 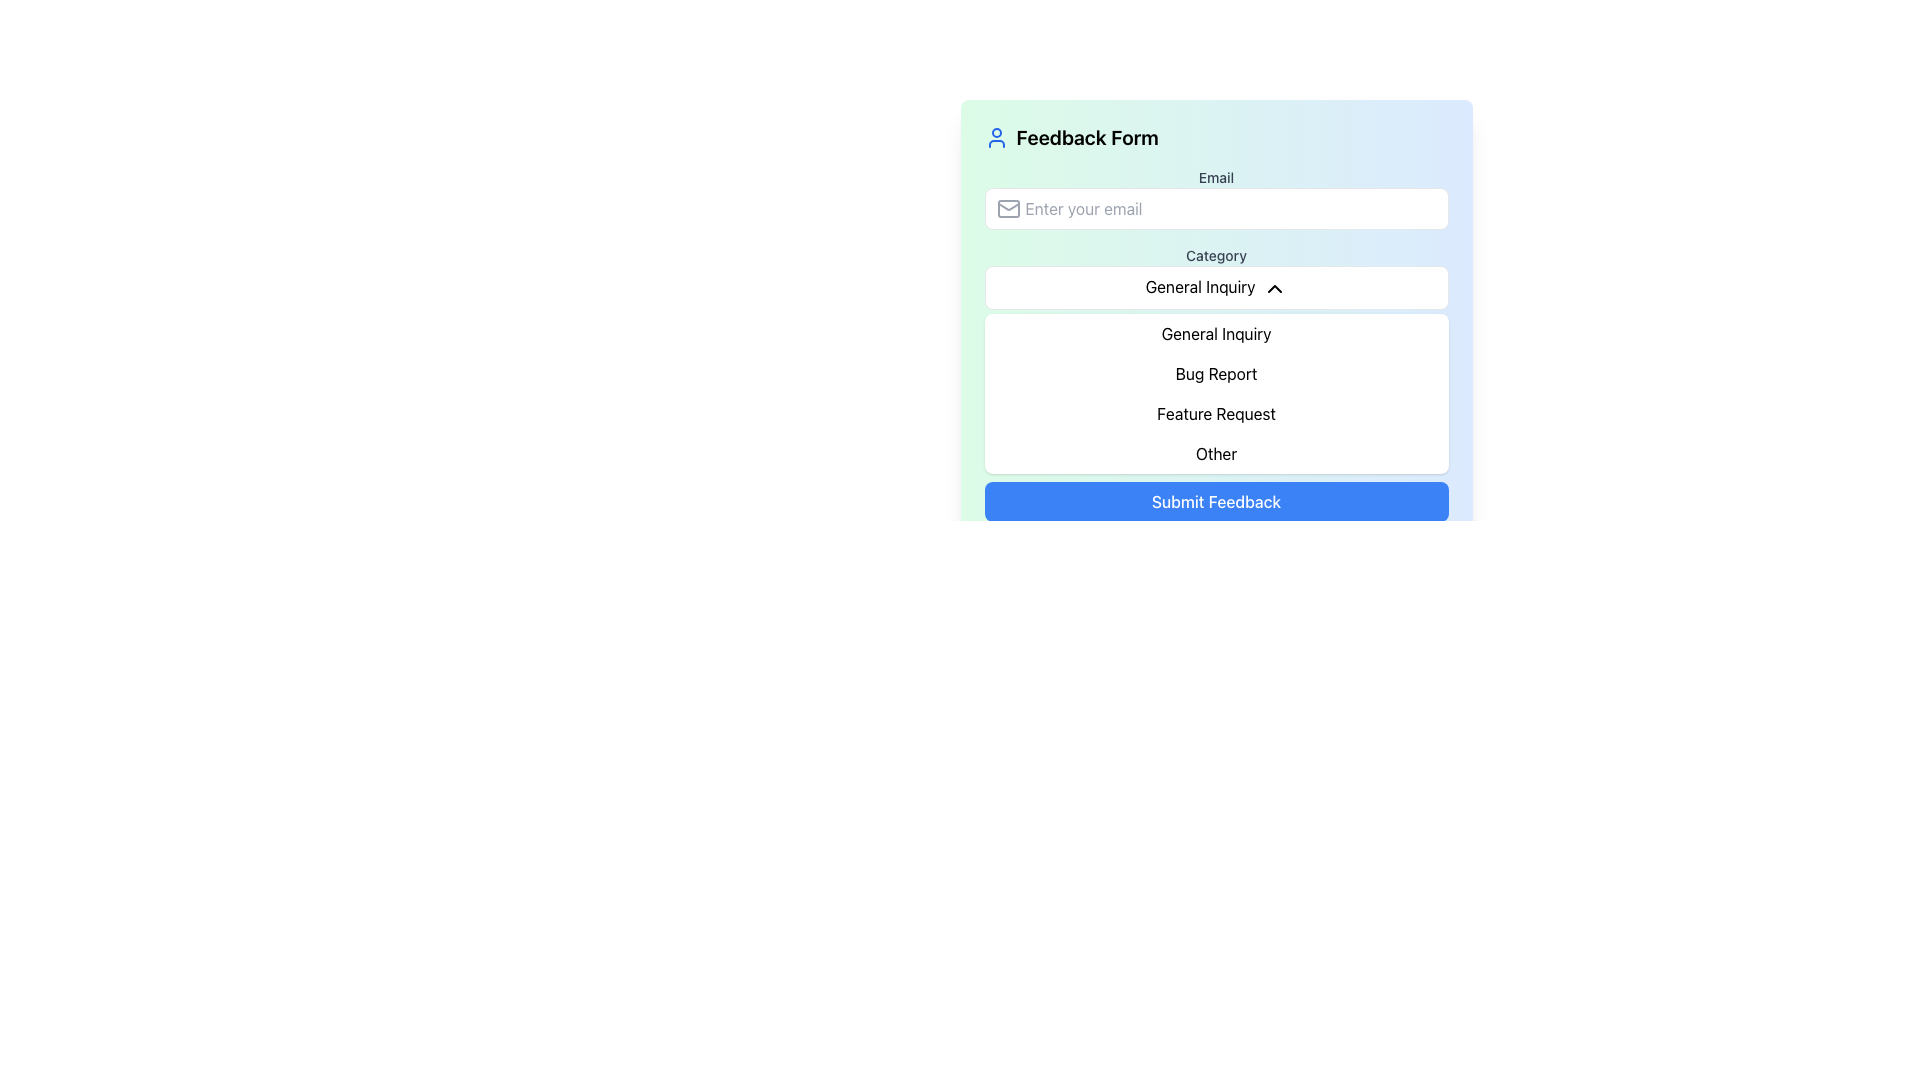 I want to click on the email input field located in the 'Email' section of the layout, so click(x=1215, y=208).